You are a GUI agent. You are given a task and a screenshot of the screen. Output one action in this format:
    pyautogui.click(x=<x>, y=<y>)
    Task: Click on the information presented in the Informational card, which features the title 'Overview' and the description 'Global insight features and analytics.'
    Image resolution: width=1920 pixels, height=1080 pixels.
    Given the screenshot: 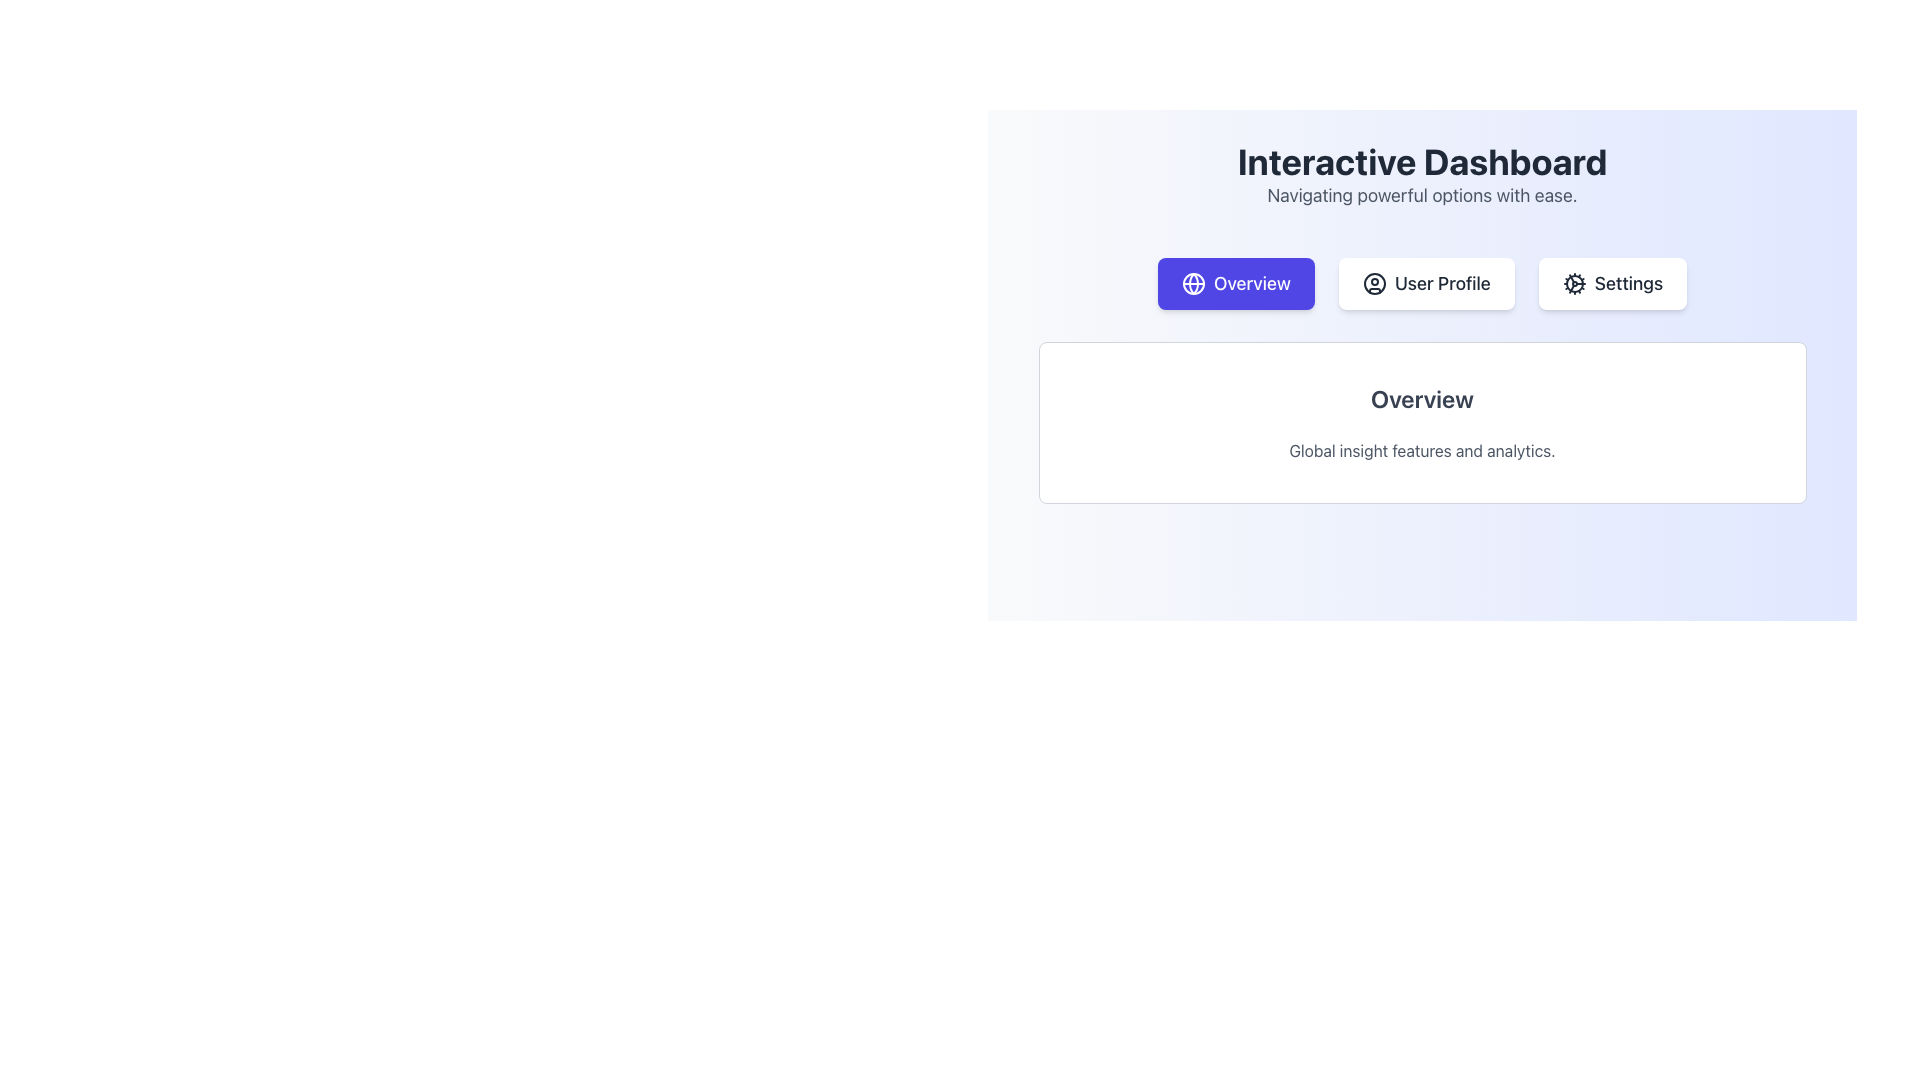 What is the action you would take?
    pyautogui.click(x=1421, y=422)
    